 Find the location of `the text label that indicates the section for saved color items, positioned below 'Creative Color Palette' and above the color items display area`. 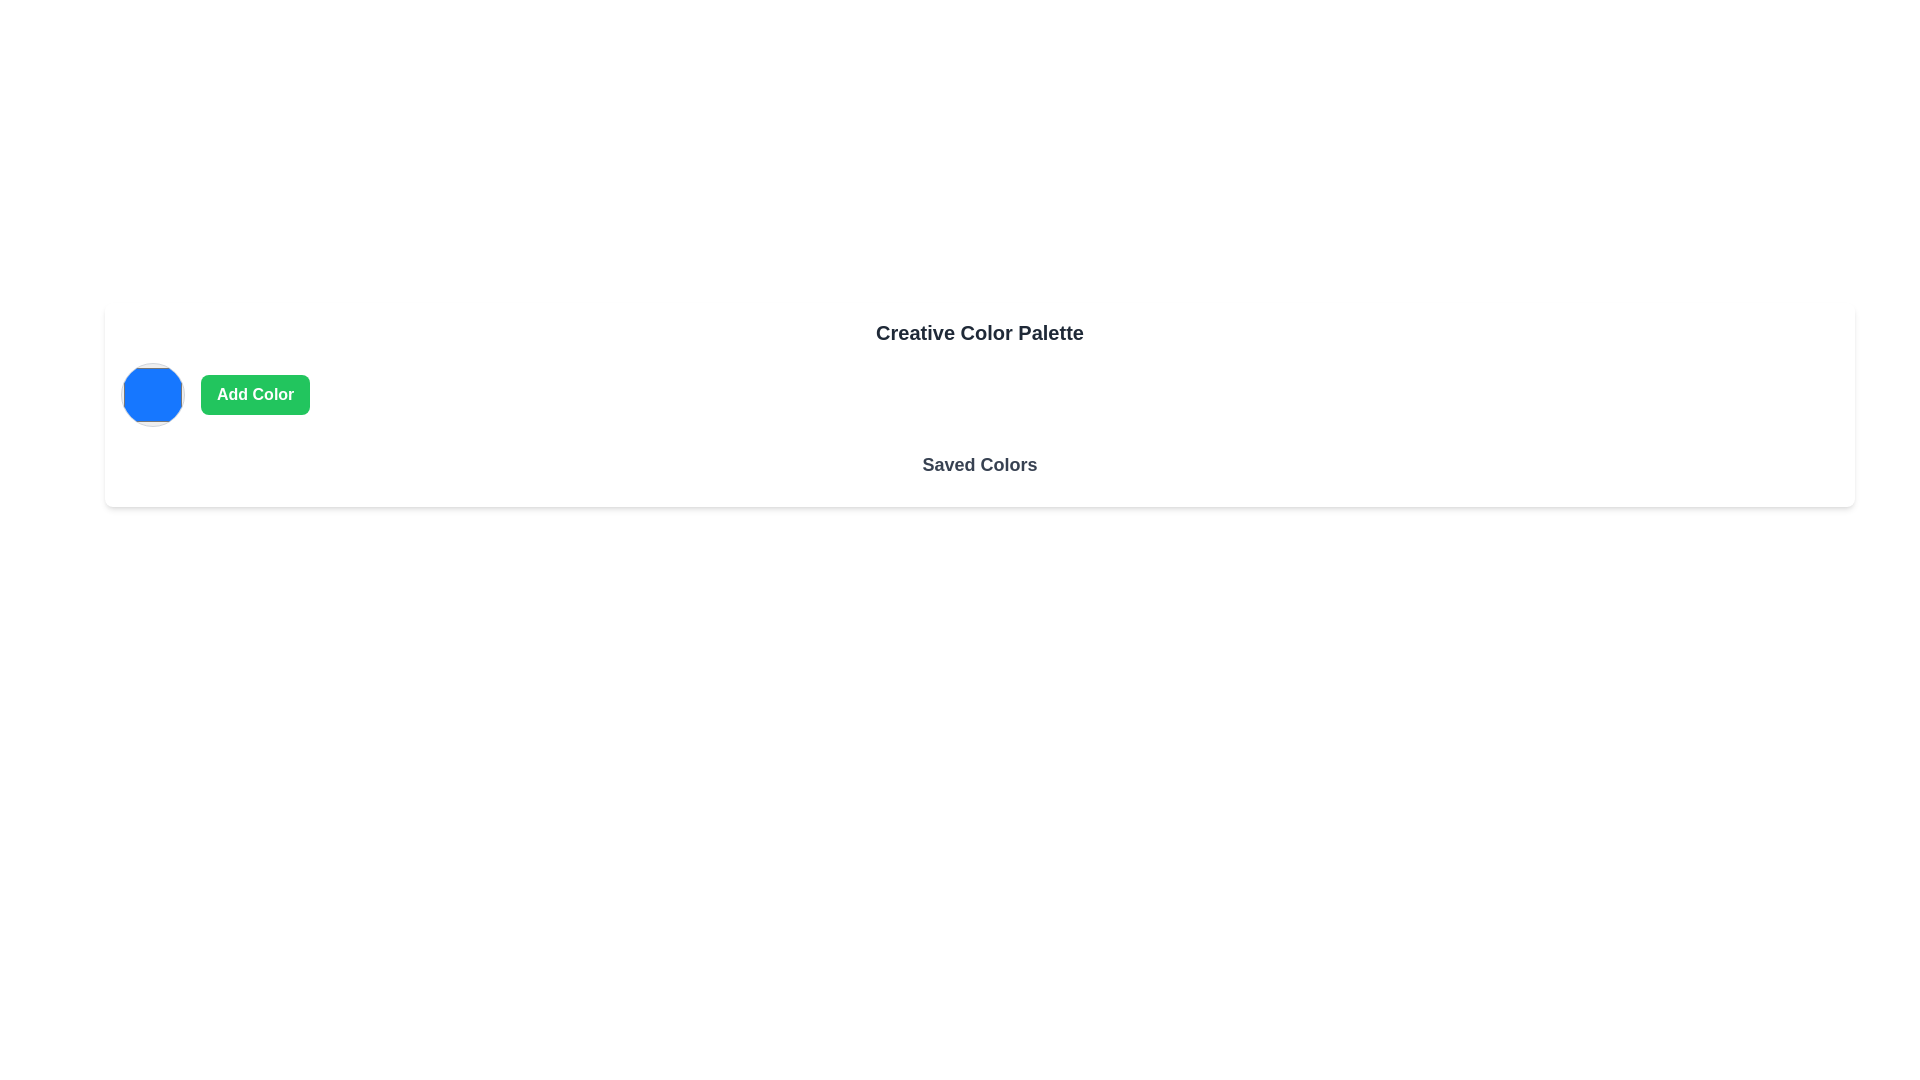

the text label that indicates the section for saved color items, positioned below 'Creative Color Palette' and above the color items display area is located at coordinates (979, 465).